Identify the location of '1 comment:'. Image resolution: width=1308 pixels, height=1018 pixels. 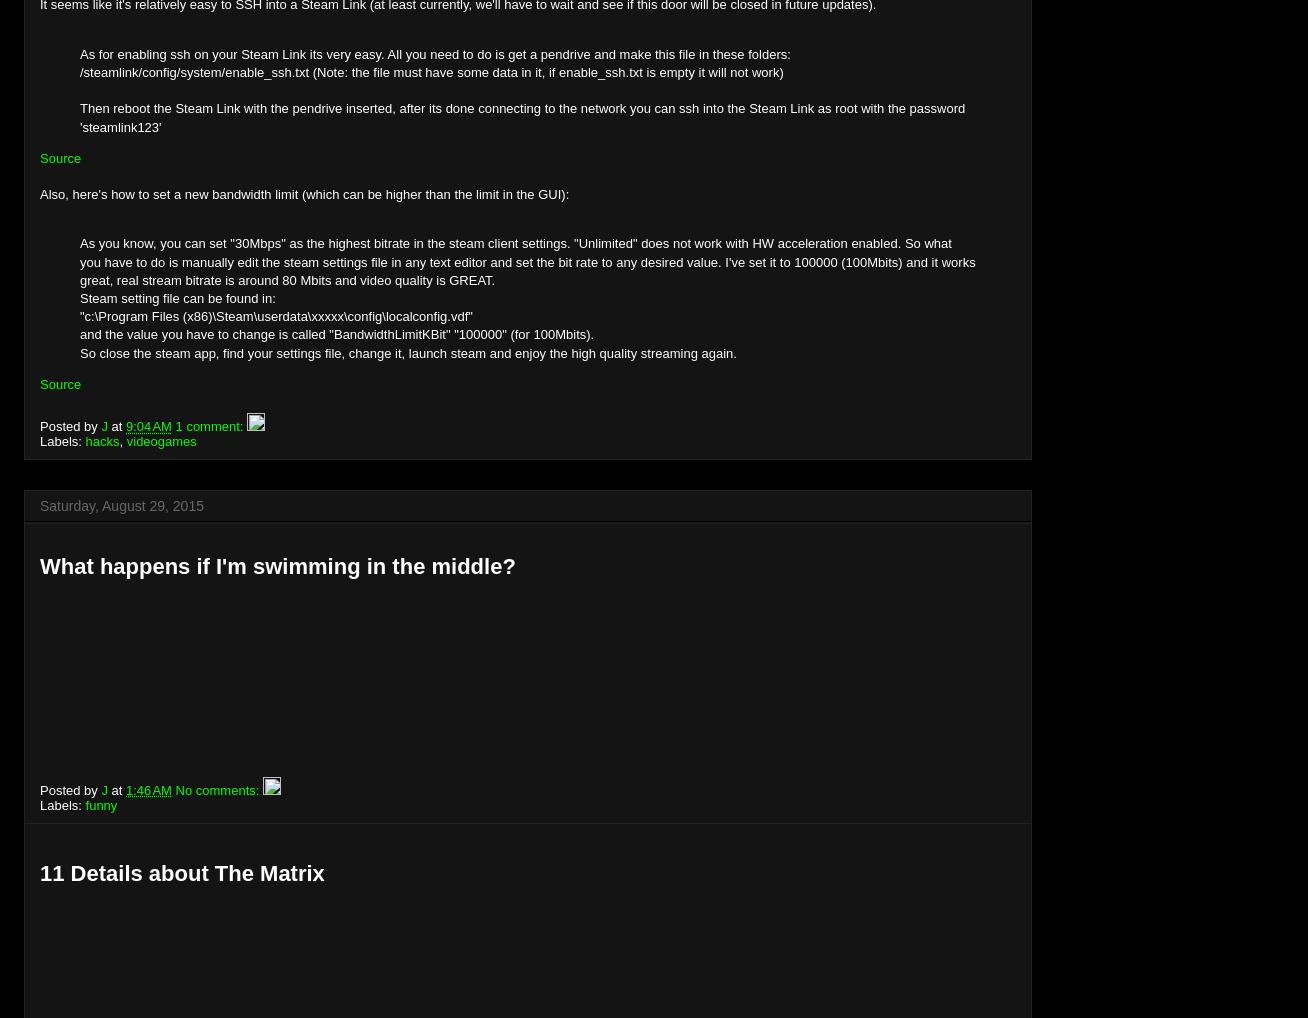
(210, 425).